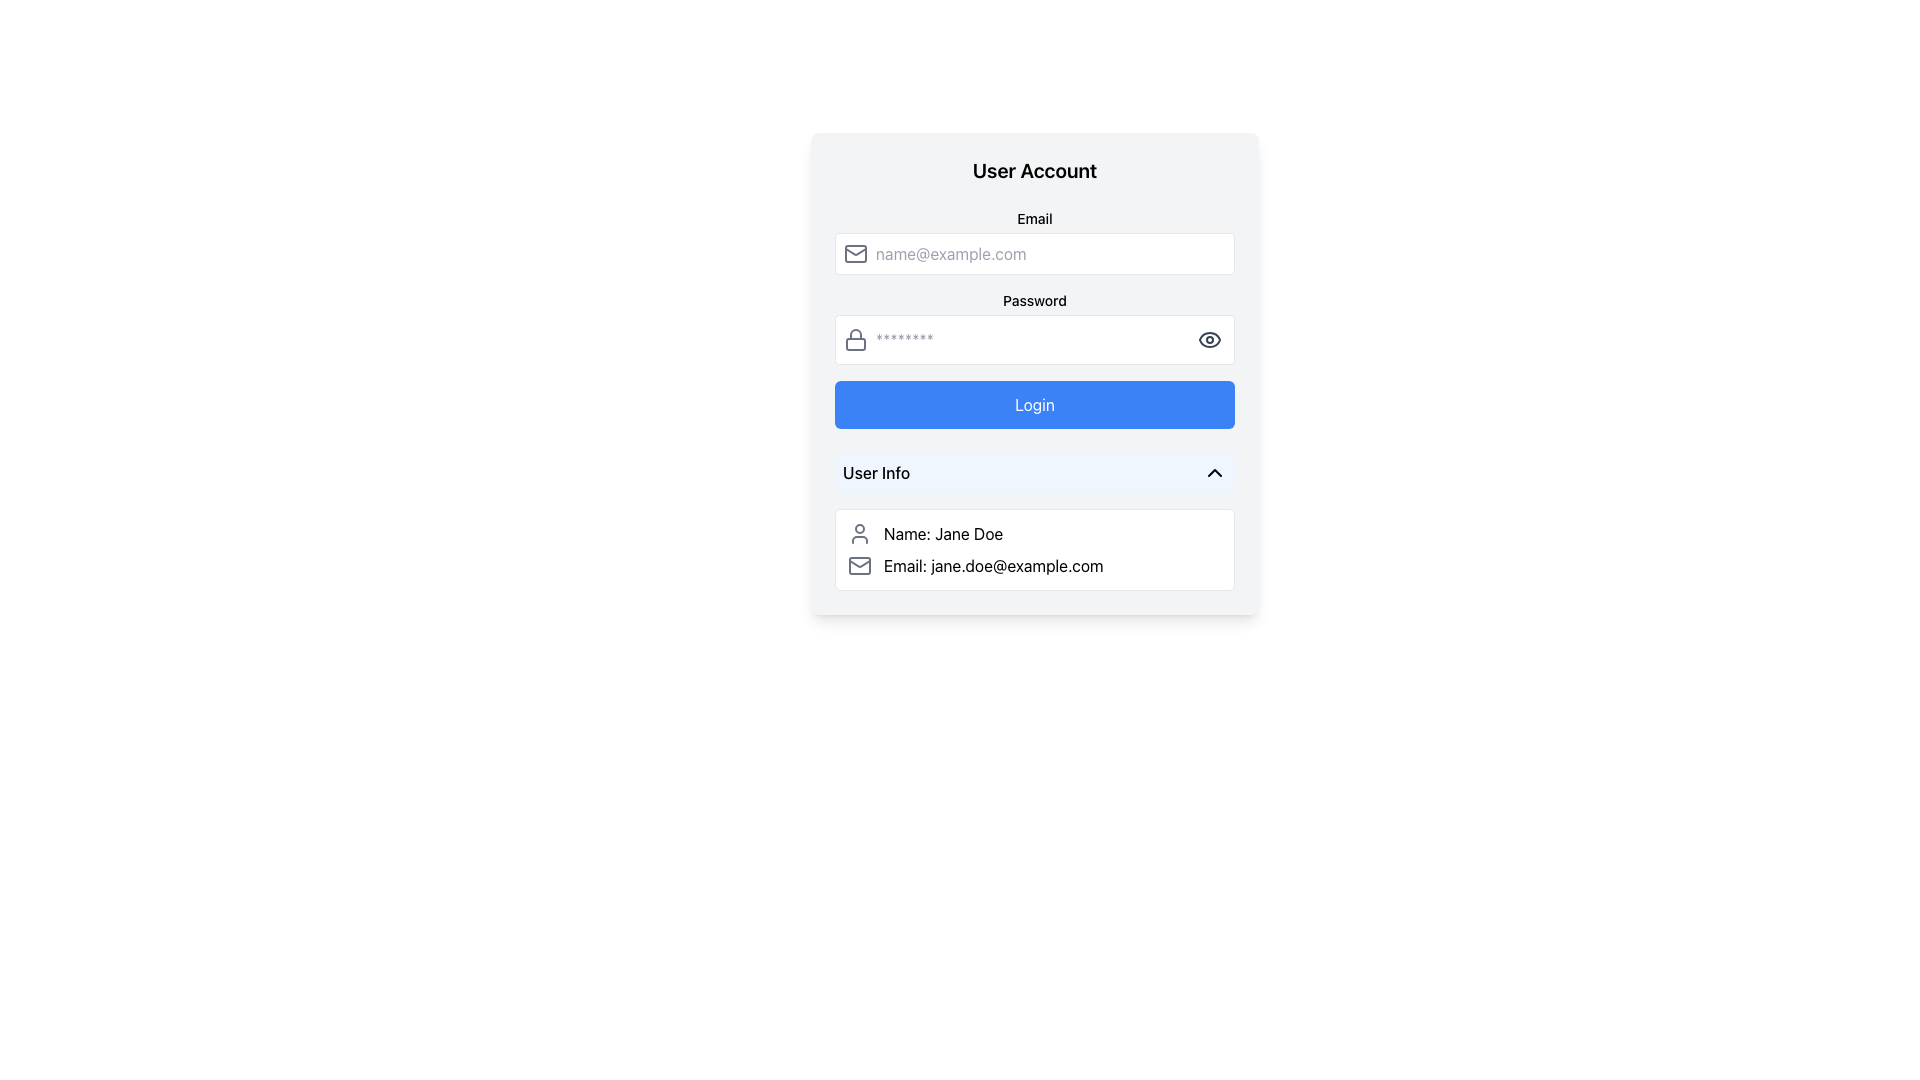  I want to click on the submission button located at the bottom of the login form, so click(1035, 405).